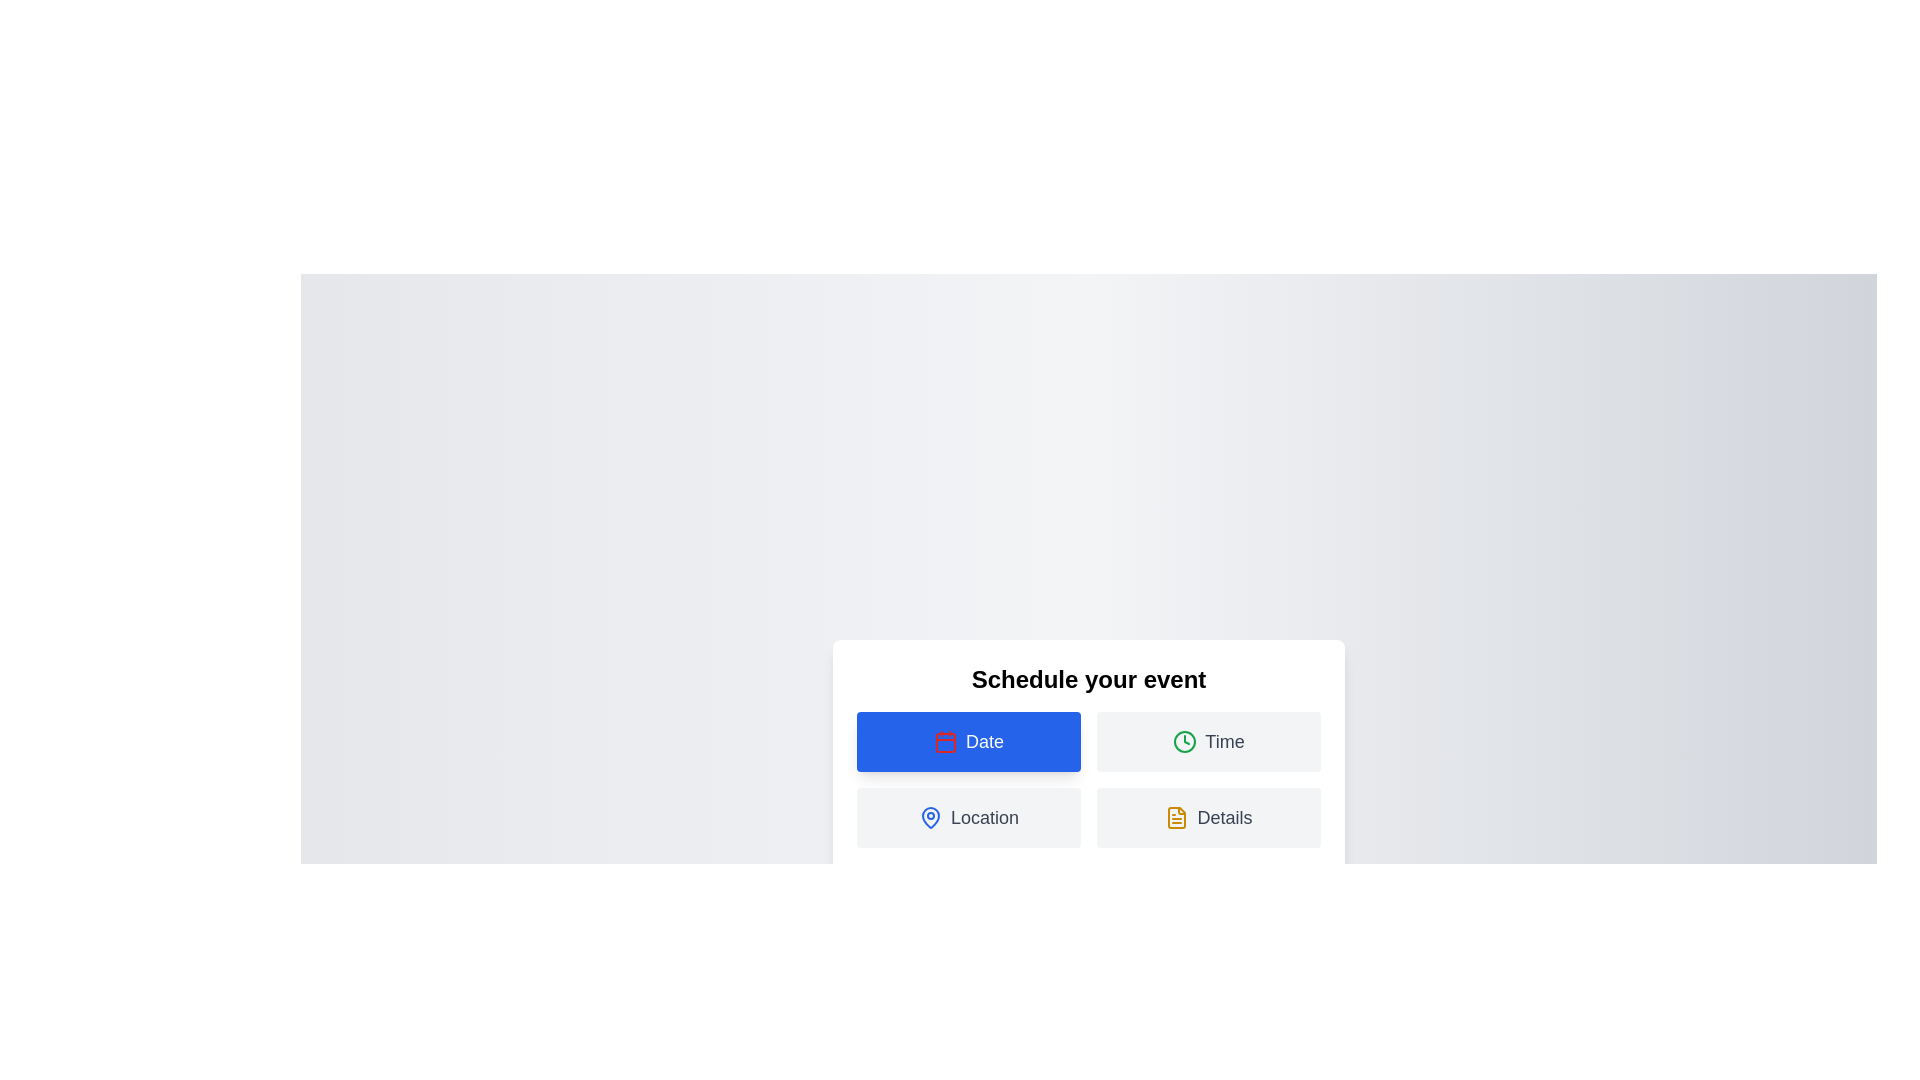 The width and height of the screenshot is (1920, 1080). What do you see at coordinates (930, 817) in the screenshot?
I see `the blue outlined map pin icon located within the 'Location' button in the lower-left of the menu grid to initiate related actions` at bounding box center [930, 817].